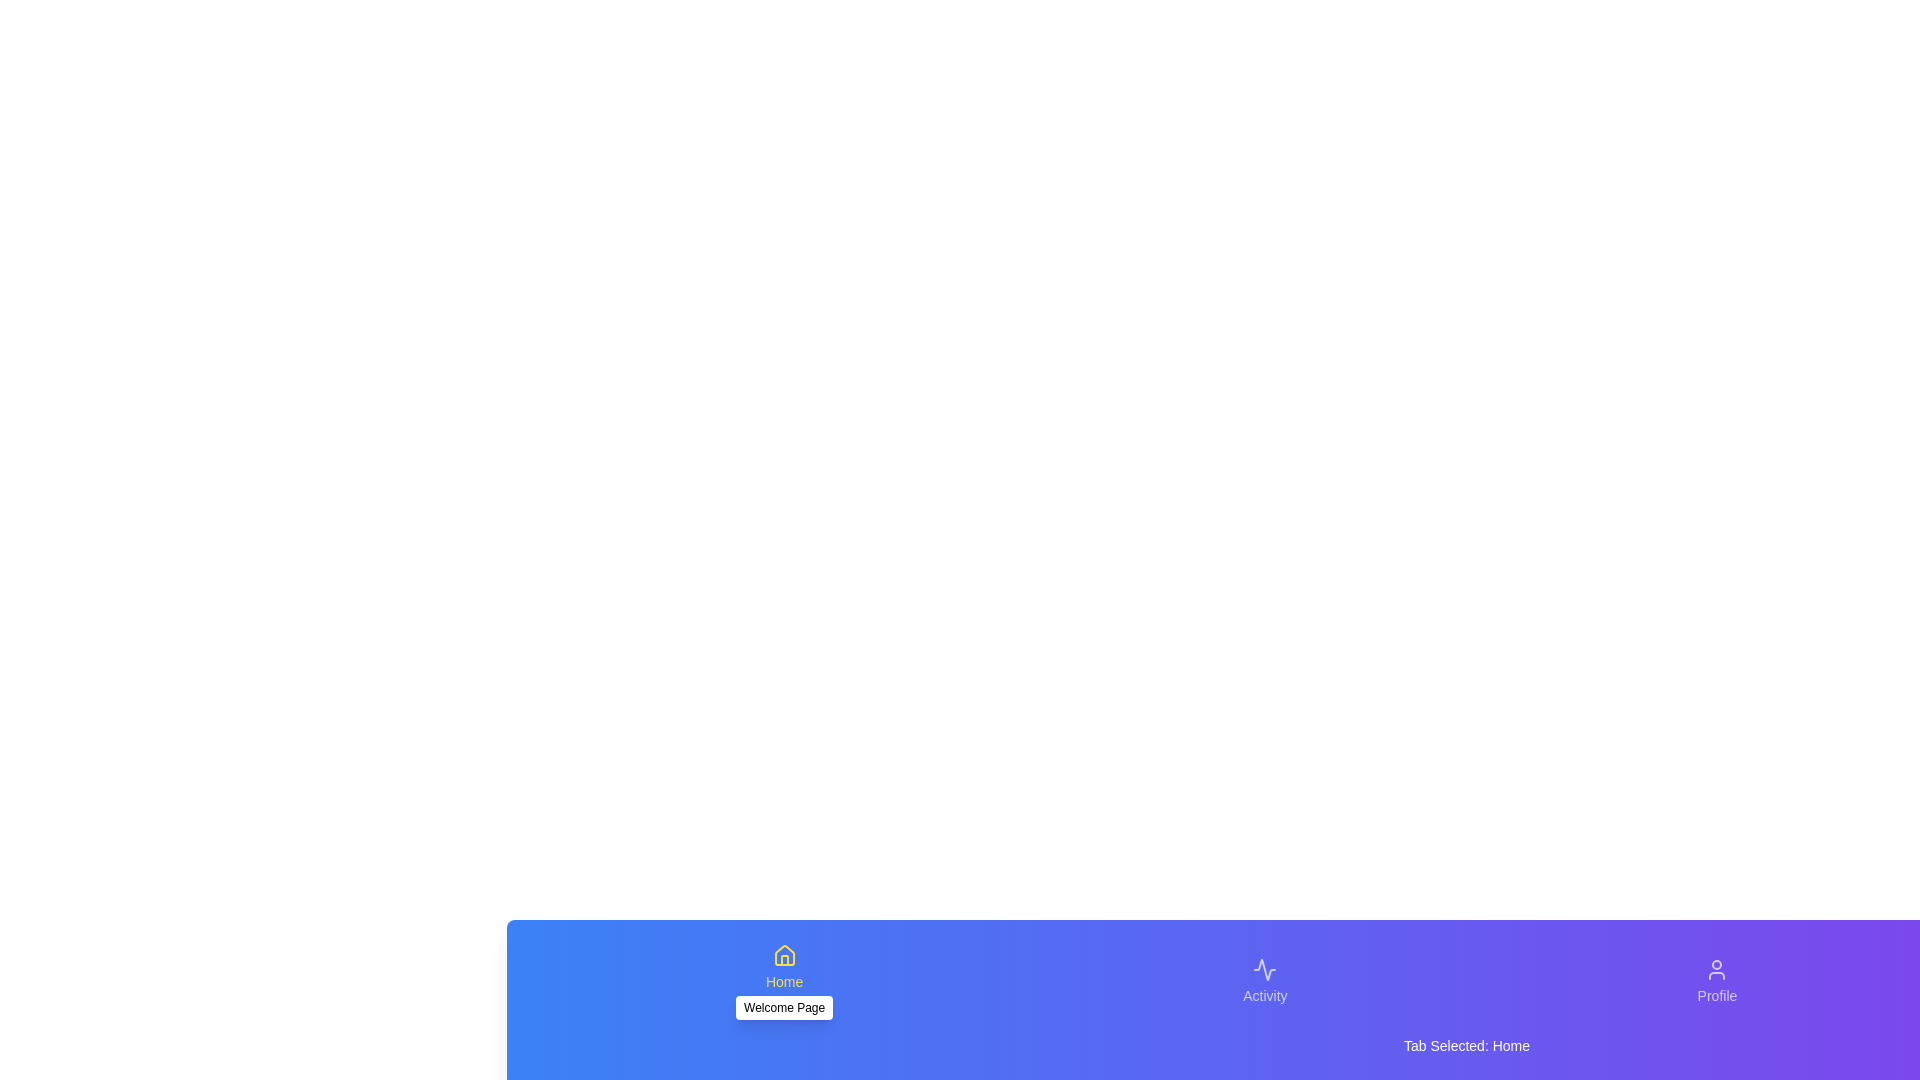 The height and width of the screenshot is (1080, 1920). What do you see at coordinates (1716, 981) in the screenshot?
I see `the tab labeled Profile to view its description` at bounding box center [1716, 981].